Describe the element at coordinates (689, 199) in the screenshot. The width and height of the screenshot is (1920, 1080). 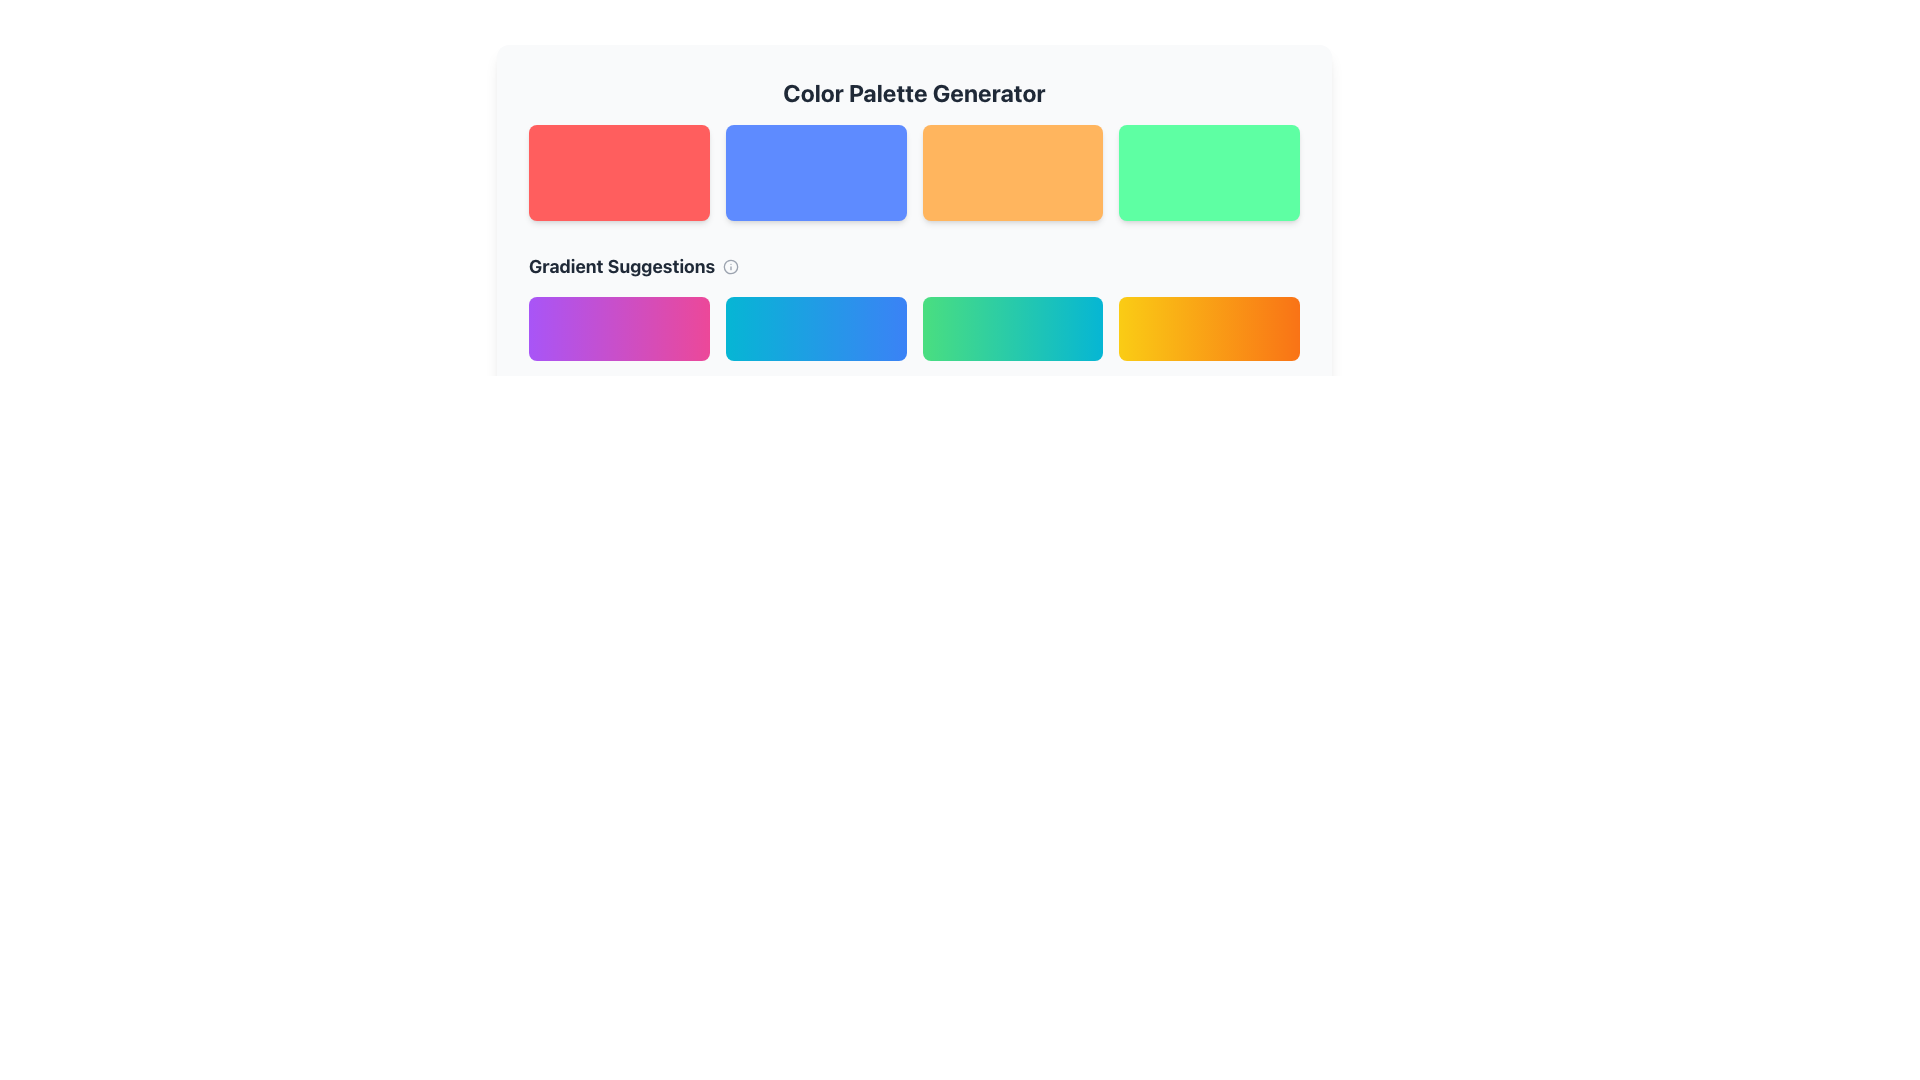
I see `the button located at the bottom-right corner of the red rectangular area` at that location.